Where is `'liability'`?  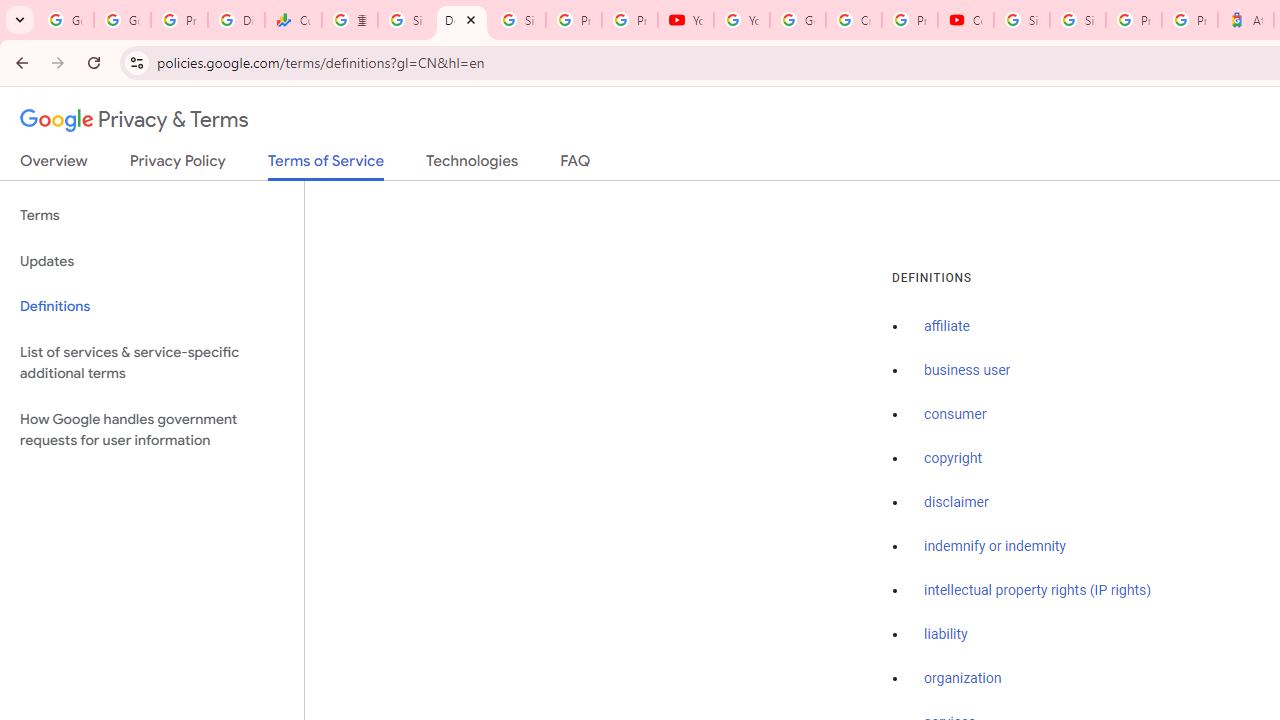
'liability' is located at coordinates (944, 634).